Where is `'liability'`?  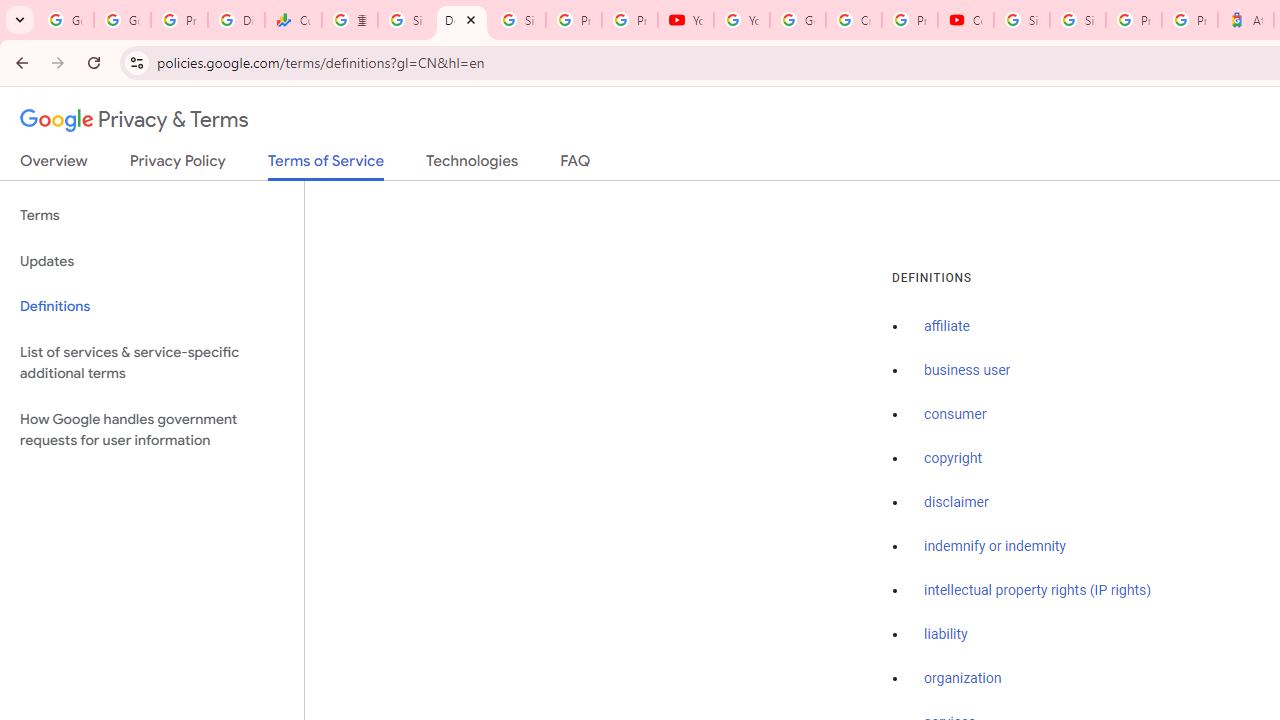
'liability' is located at coordinates (944, 634).